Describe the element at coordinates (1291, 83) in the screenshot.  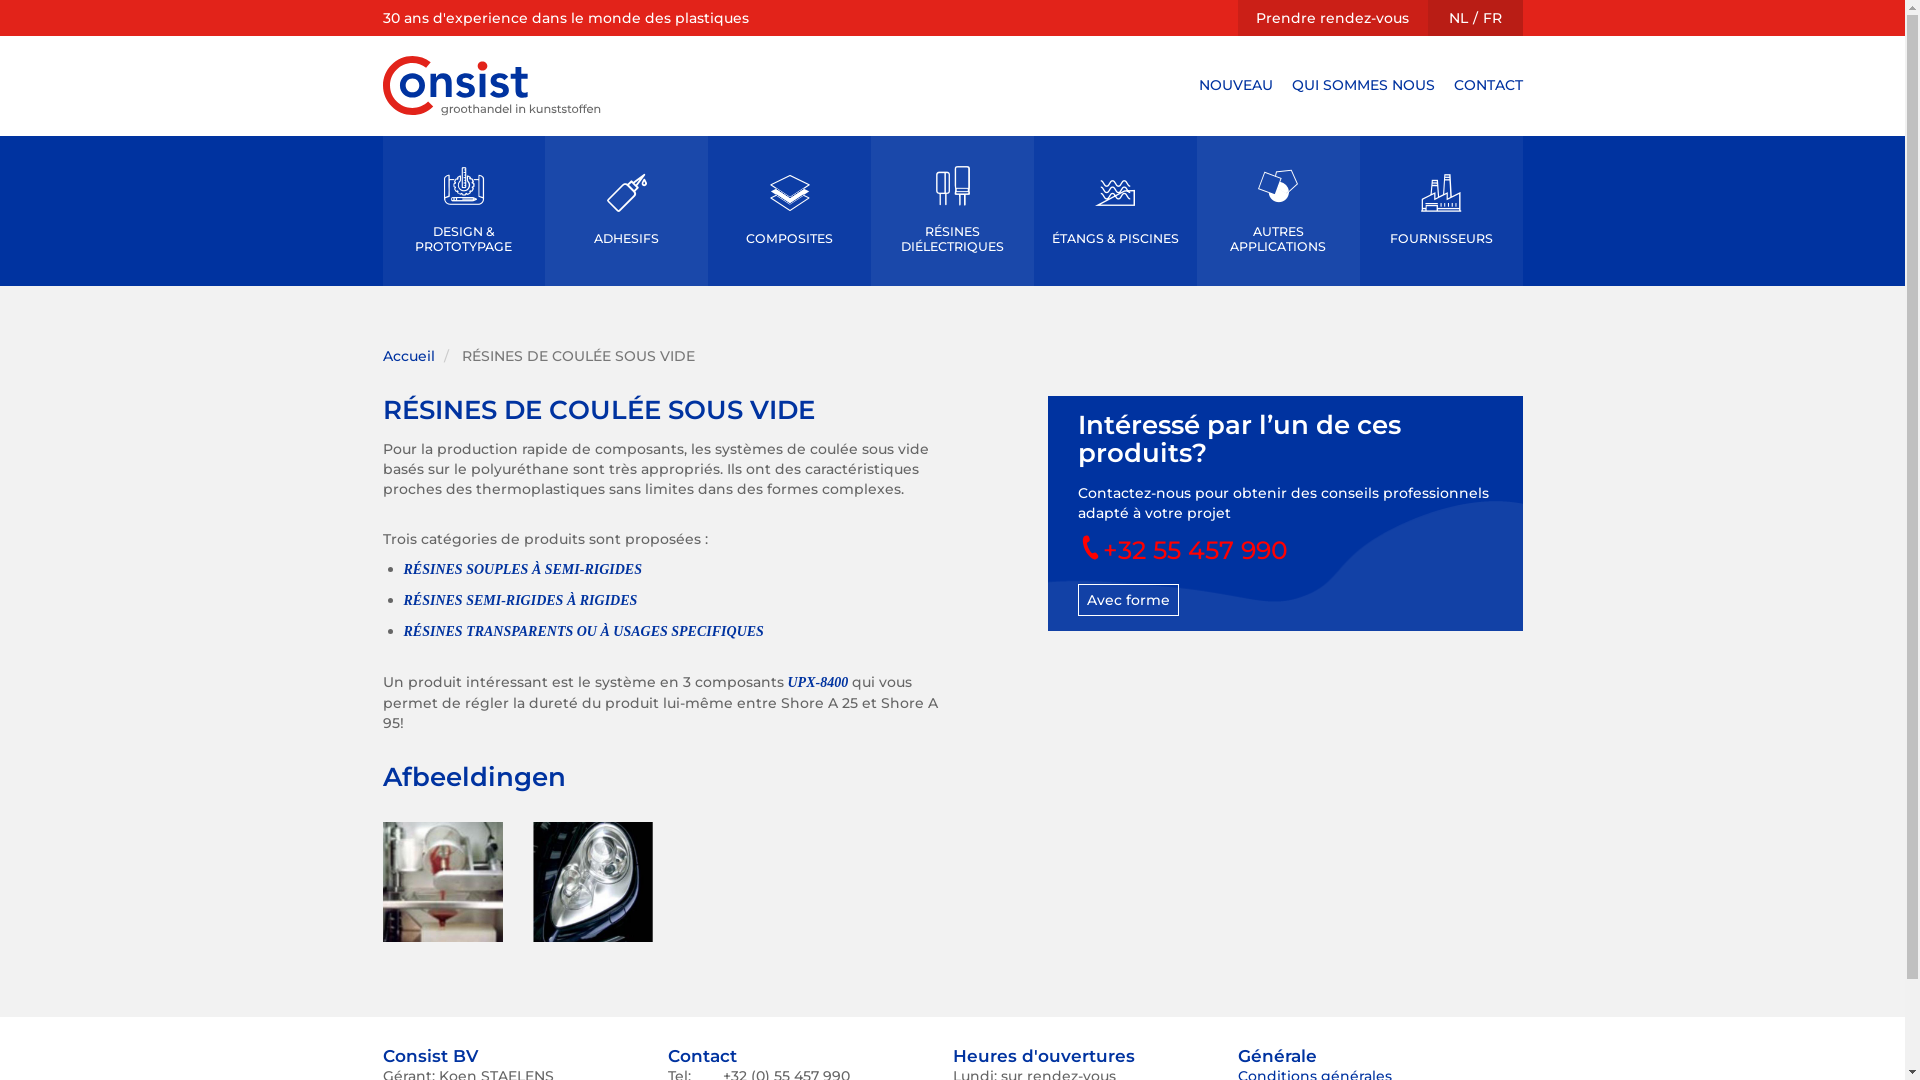
I see `'QUI SOMMES NOUS'` at that location.